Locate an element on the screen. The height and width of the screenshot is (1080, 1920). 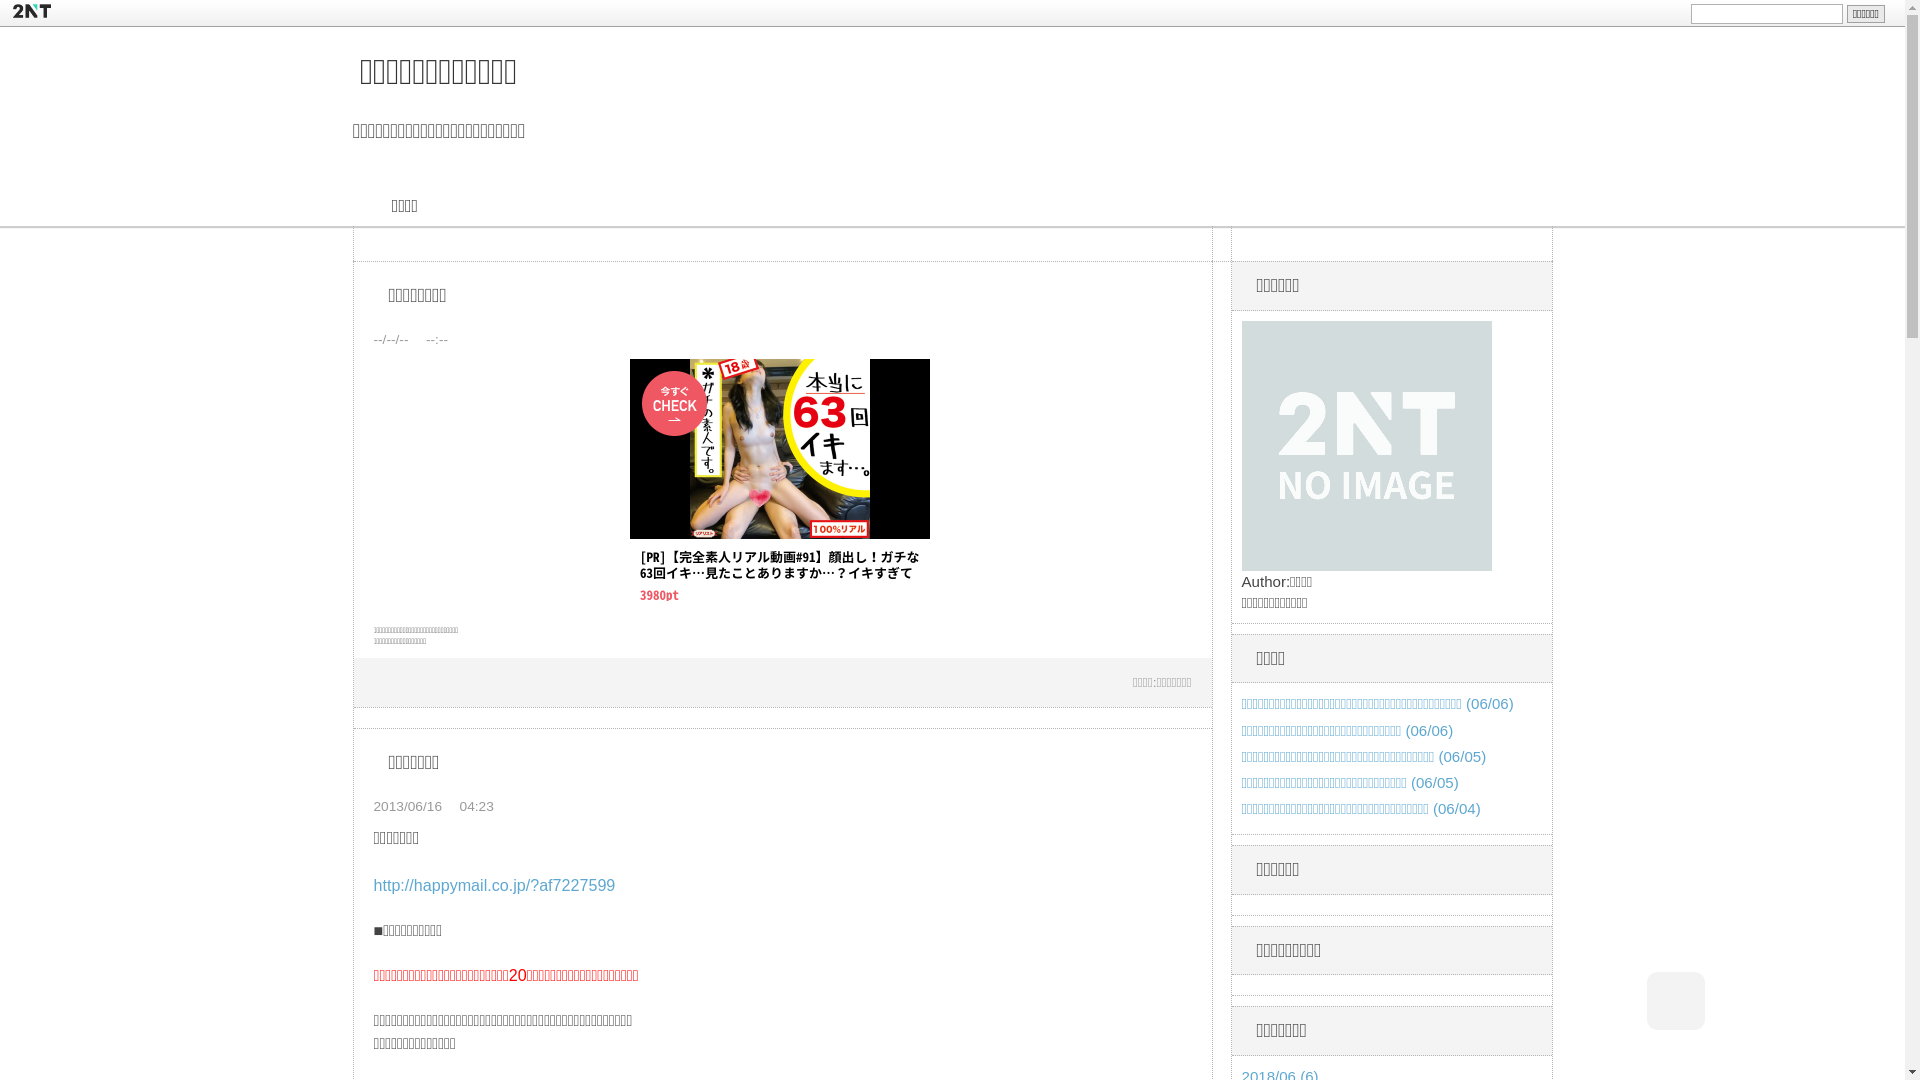
'http://happymail.co.jp/?af7227599' is located at coordinates (494, 883).